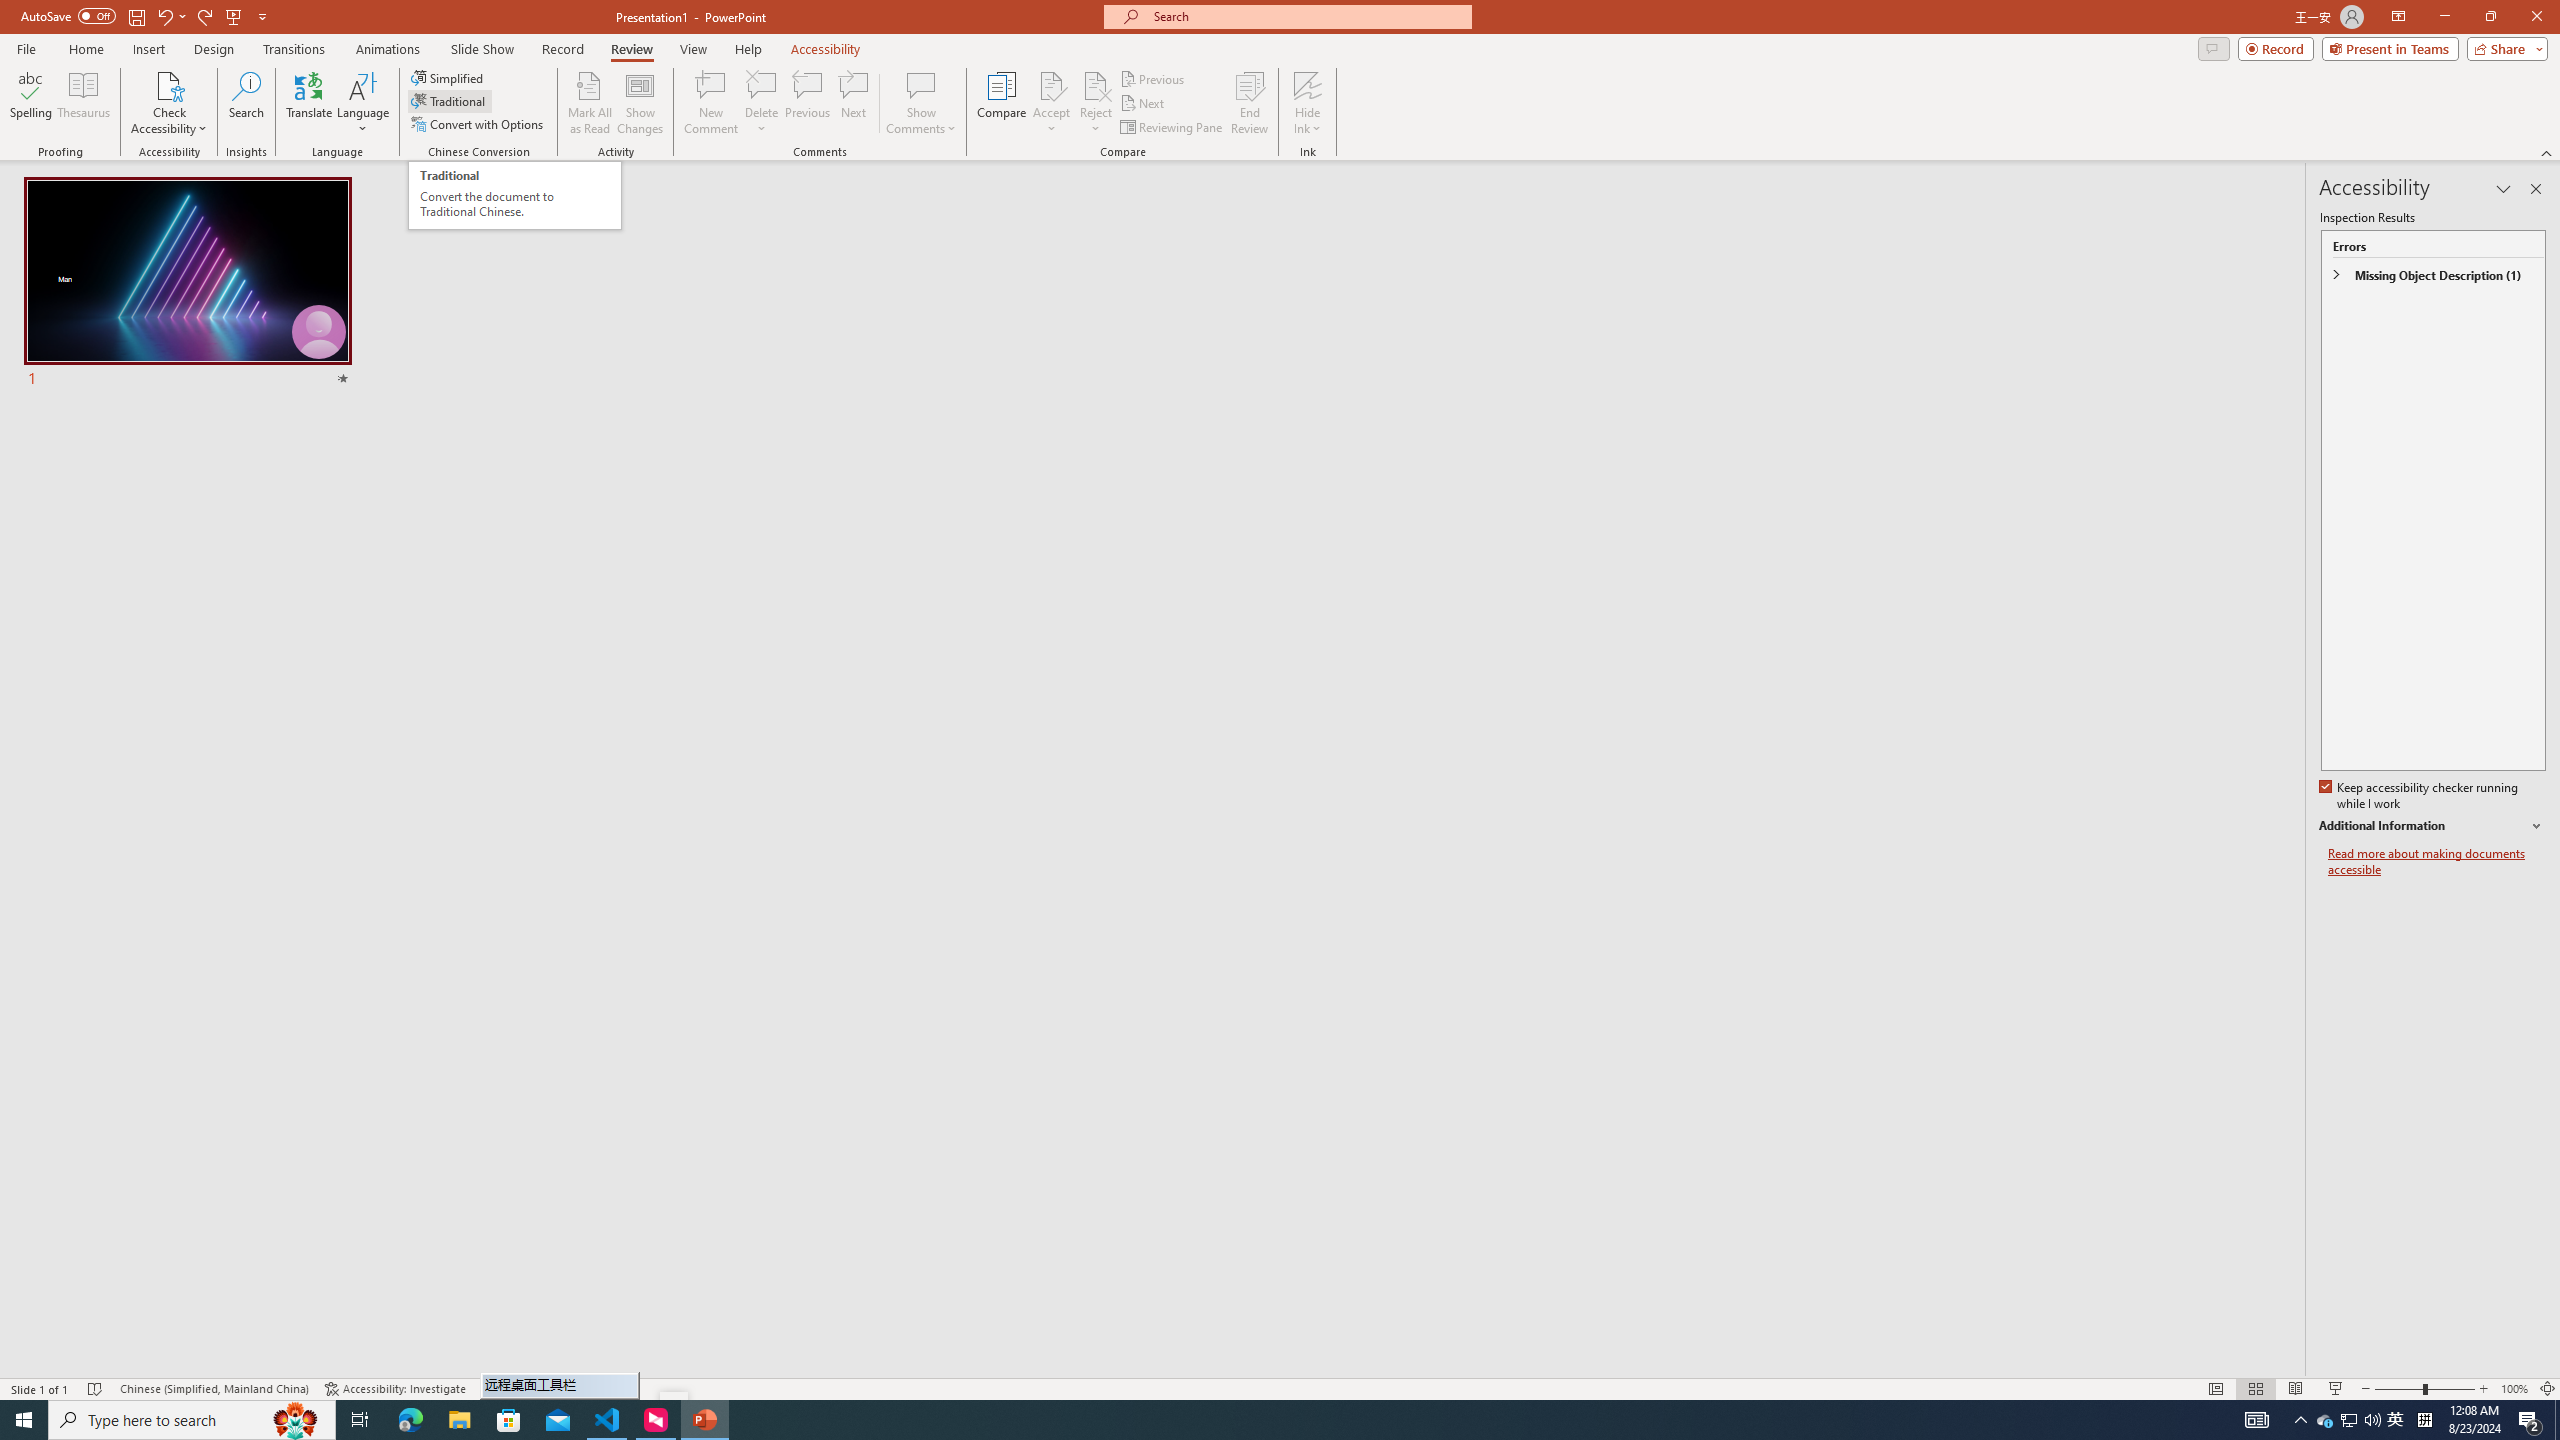 Image resolution: width=2560 pixels, height=1440 pixels. Describe the element at coordinates (921, 84) in the screenshot. I see `'Show Comments'` at that location.